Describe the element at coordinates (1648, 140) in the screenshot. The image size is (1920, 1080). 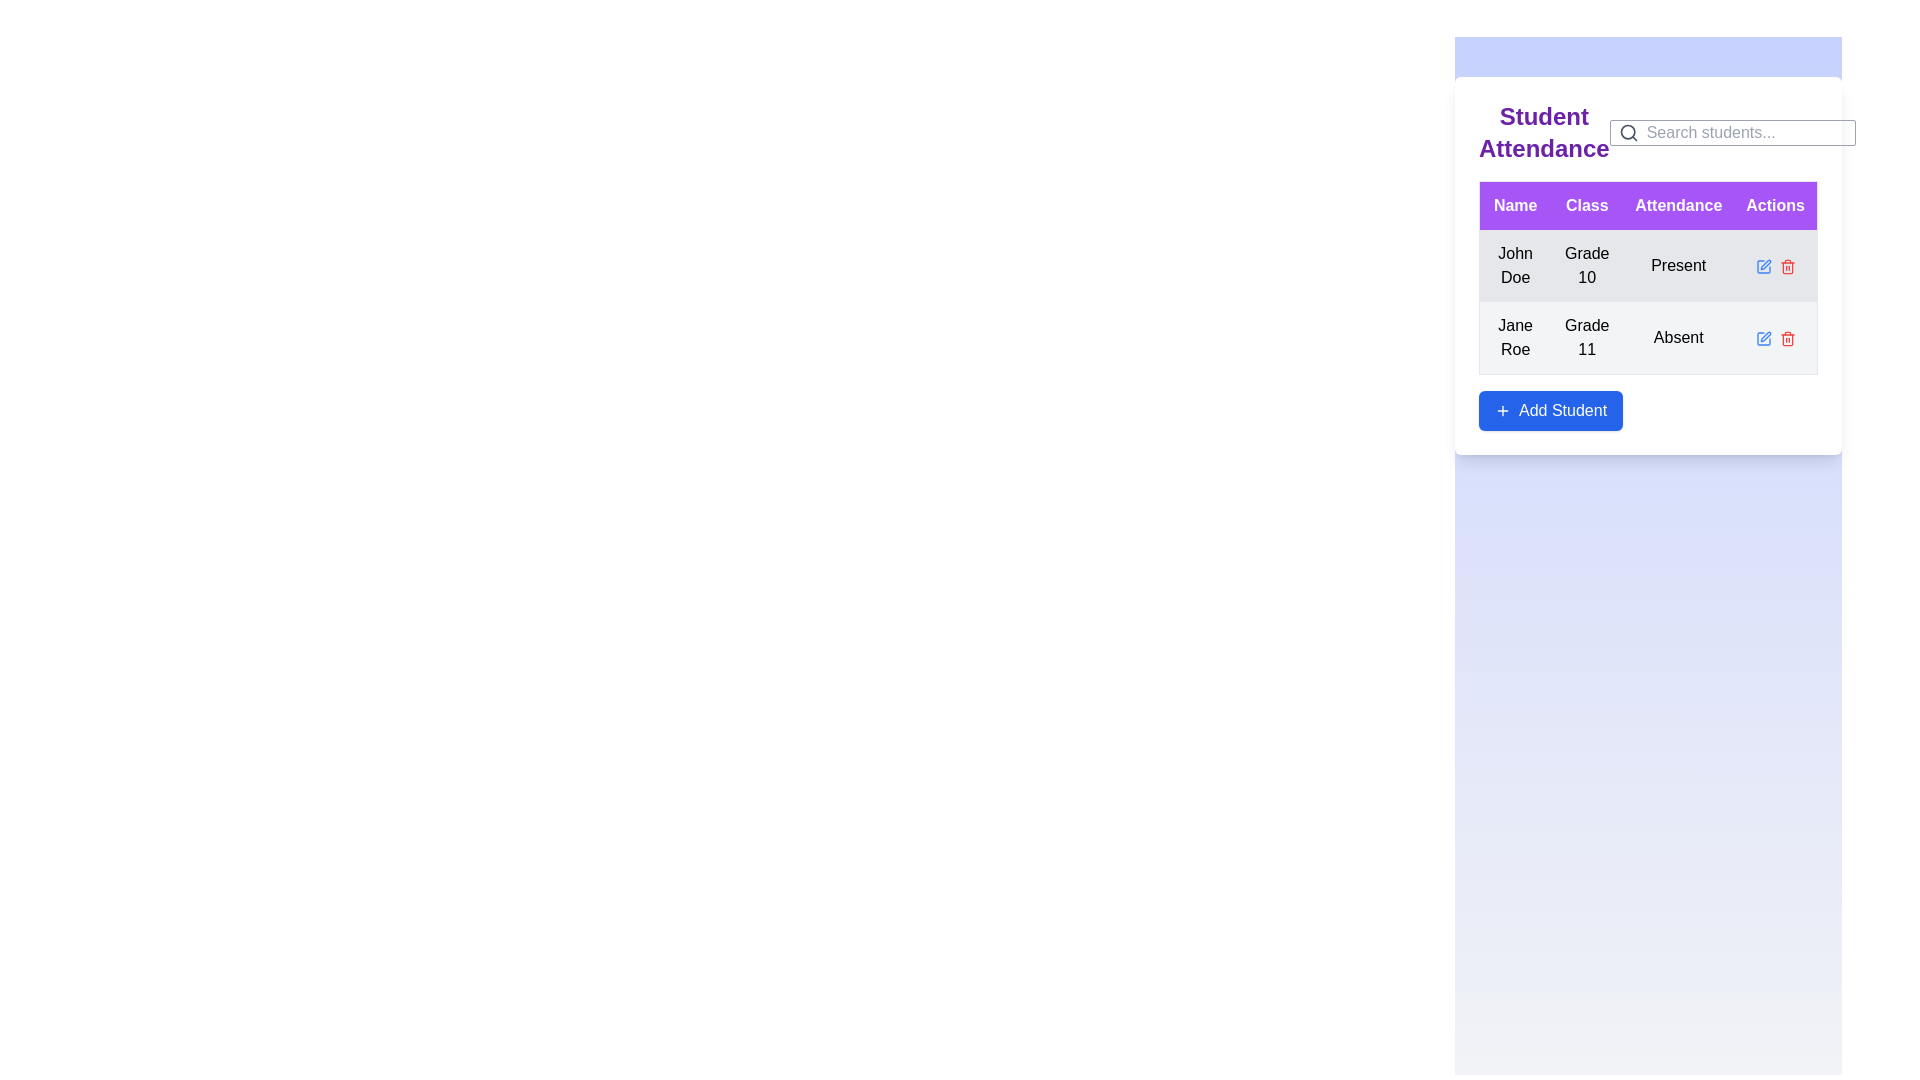
I see `the search bar in the 'Student Attendance' section to focus it` at that location.